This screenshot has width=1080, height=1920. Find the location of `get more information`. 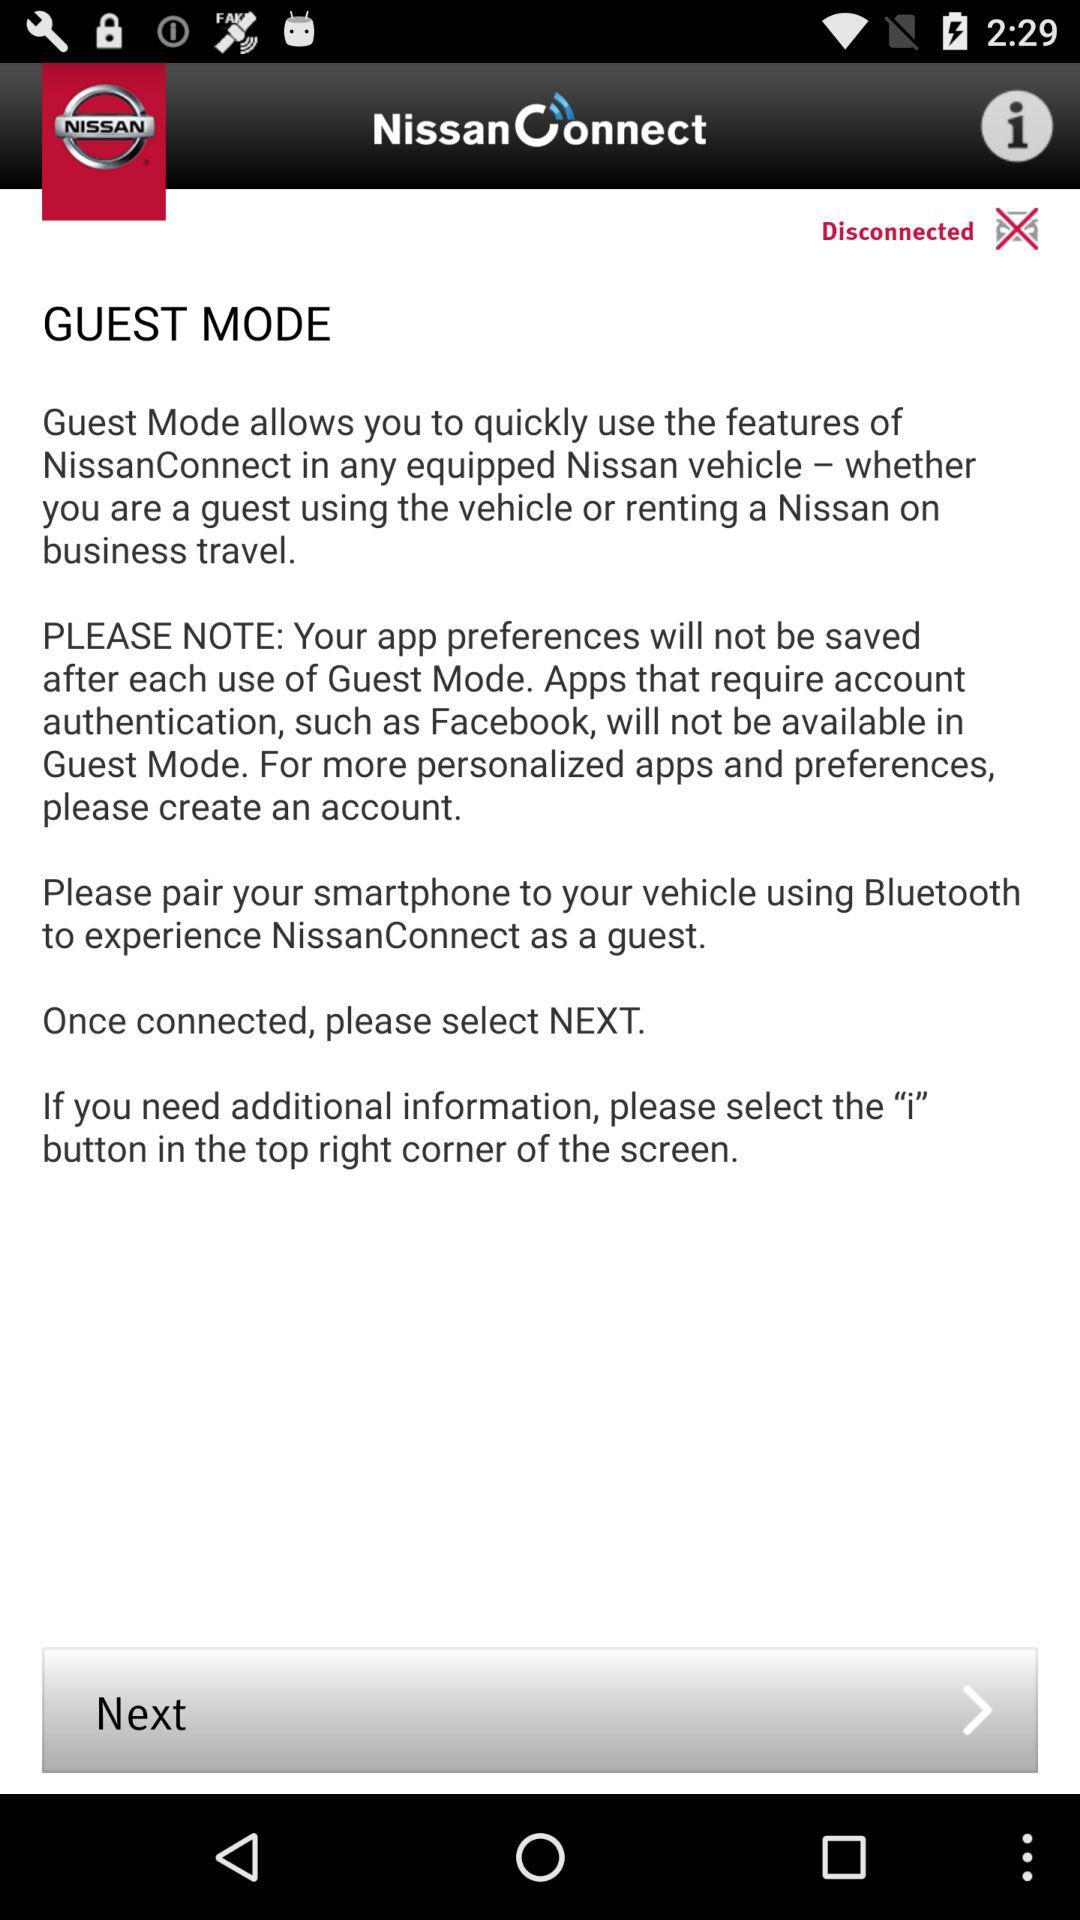

get more information is located at coordinates (1017, 124).